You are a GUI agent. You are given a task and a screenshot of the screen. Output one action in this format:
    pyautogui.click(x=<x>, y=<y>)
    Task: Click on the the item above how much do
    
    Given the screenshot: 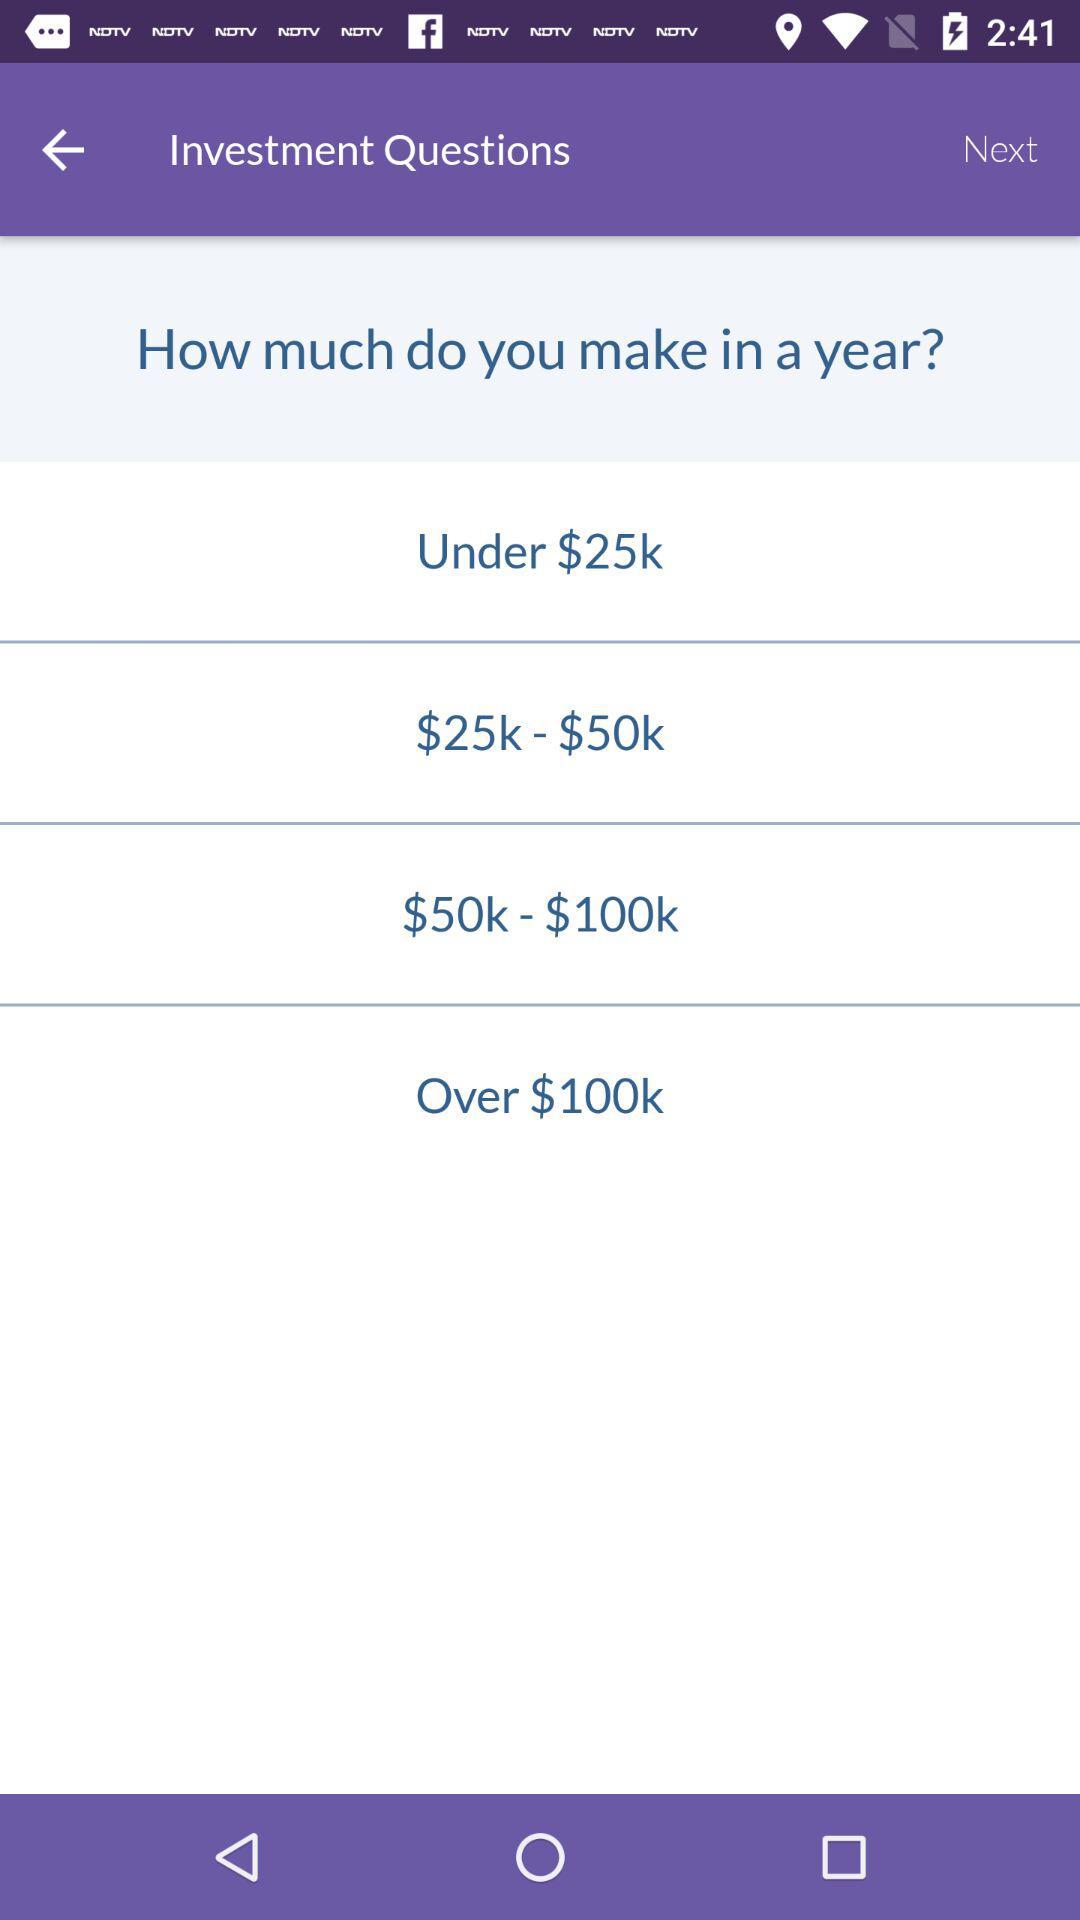 What is the action you would take?
    pyautogui.click(x=61, y=148)
    